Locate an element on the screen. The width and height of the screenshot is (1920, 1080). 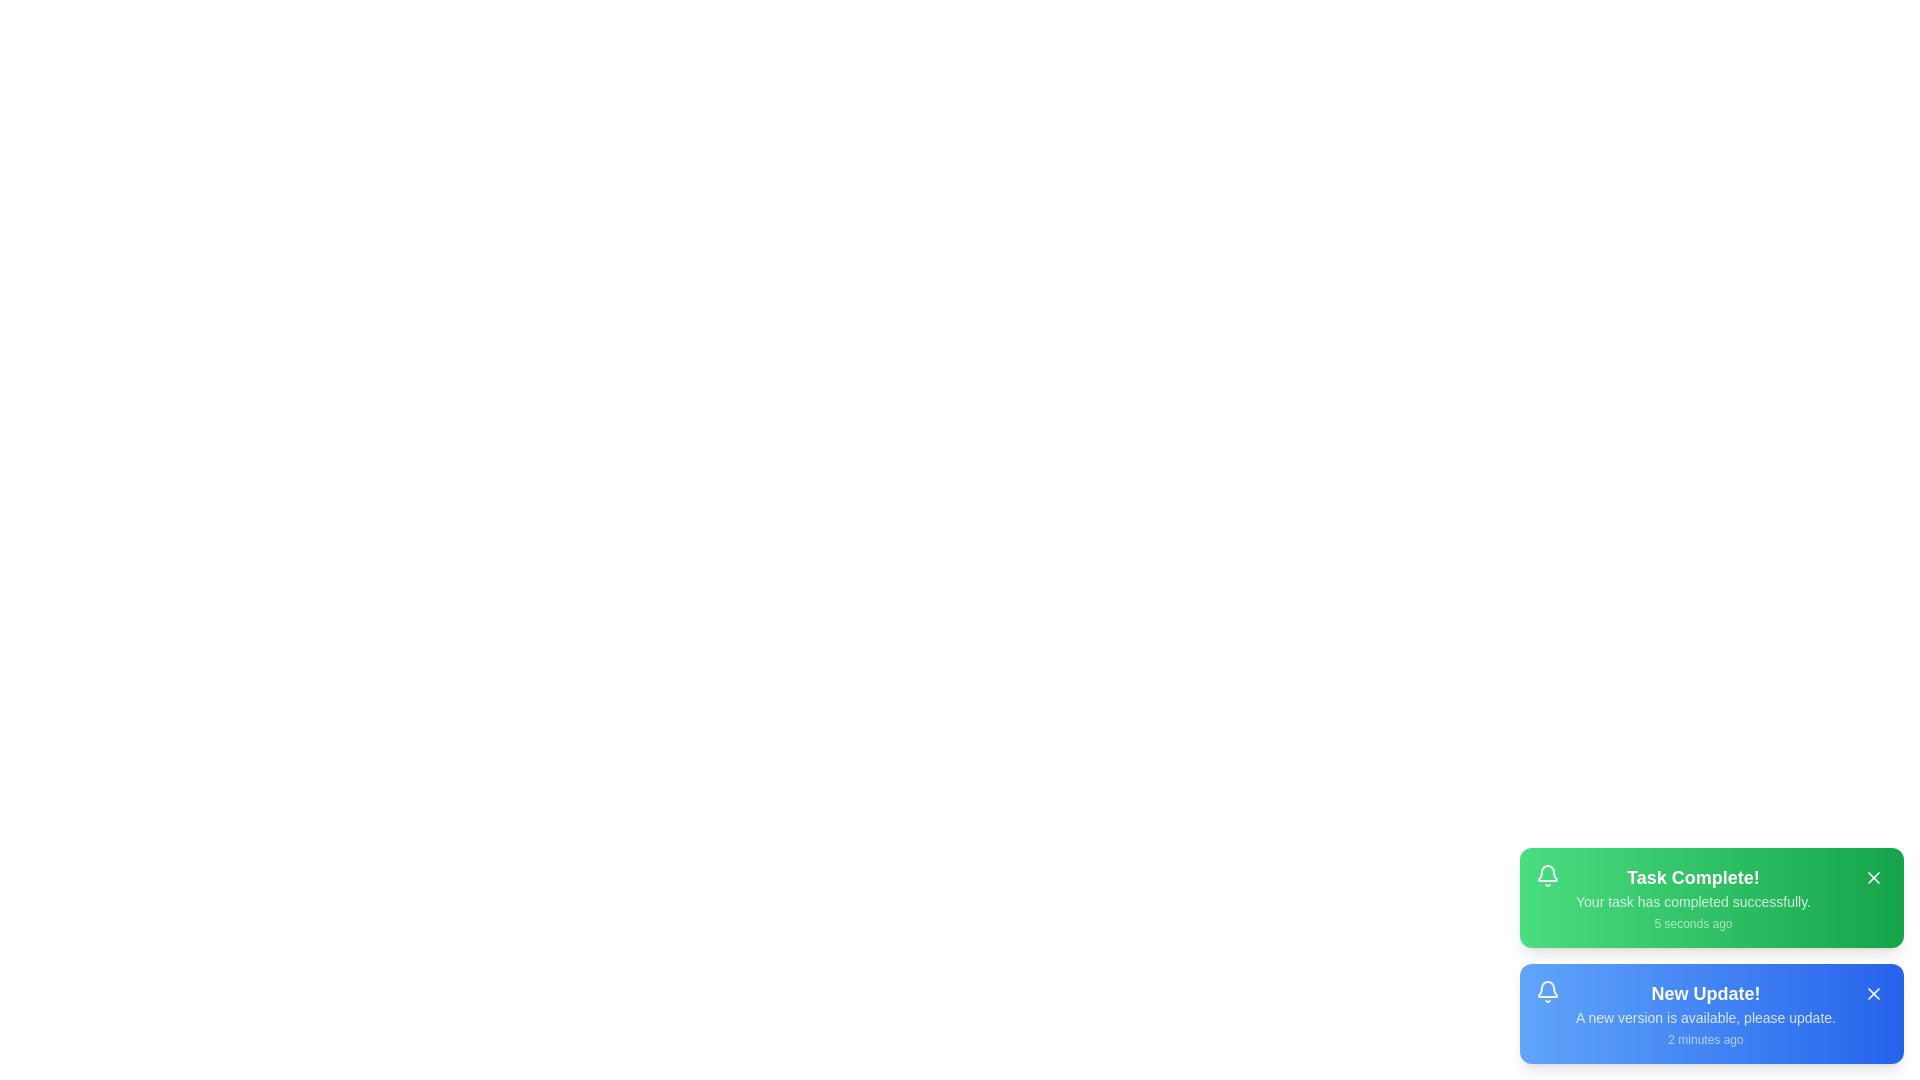
the notification icon bell for the notification Task Complete! is located at coordinates (1547, 874).